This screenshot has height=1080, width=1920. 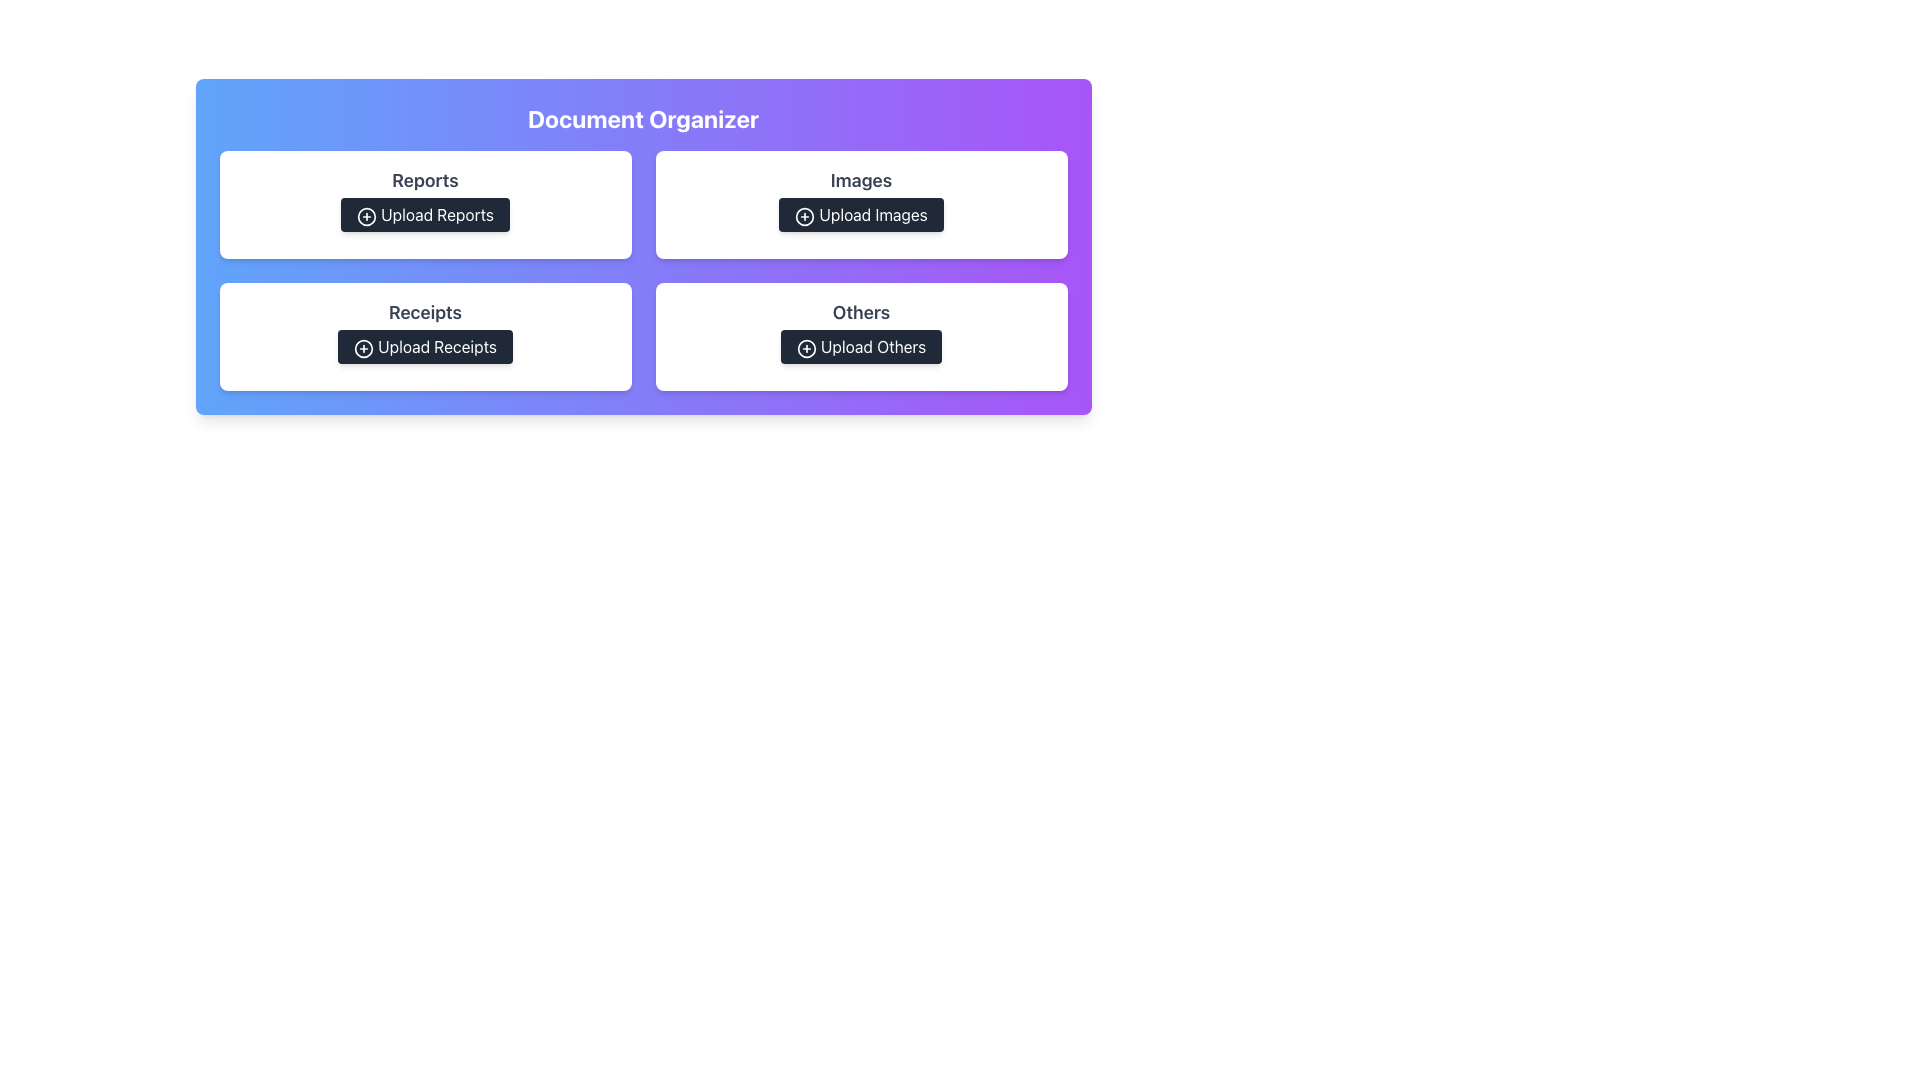 What do you see at coordinates (643, 119) in the screenshot?
I see `title text element located at the top section of the interface, which summarizes the main purpose or function of the contained elements` at bounding box center [643, 119].